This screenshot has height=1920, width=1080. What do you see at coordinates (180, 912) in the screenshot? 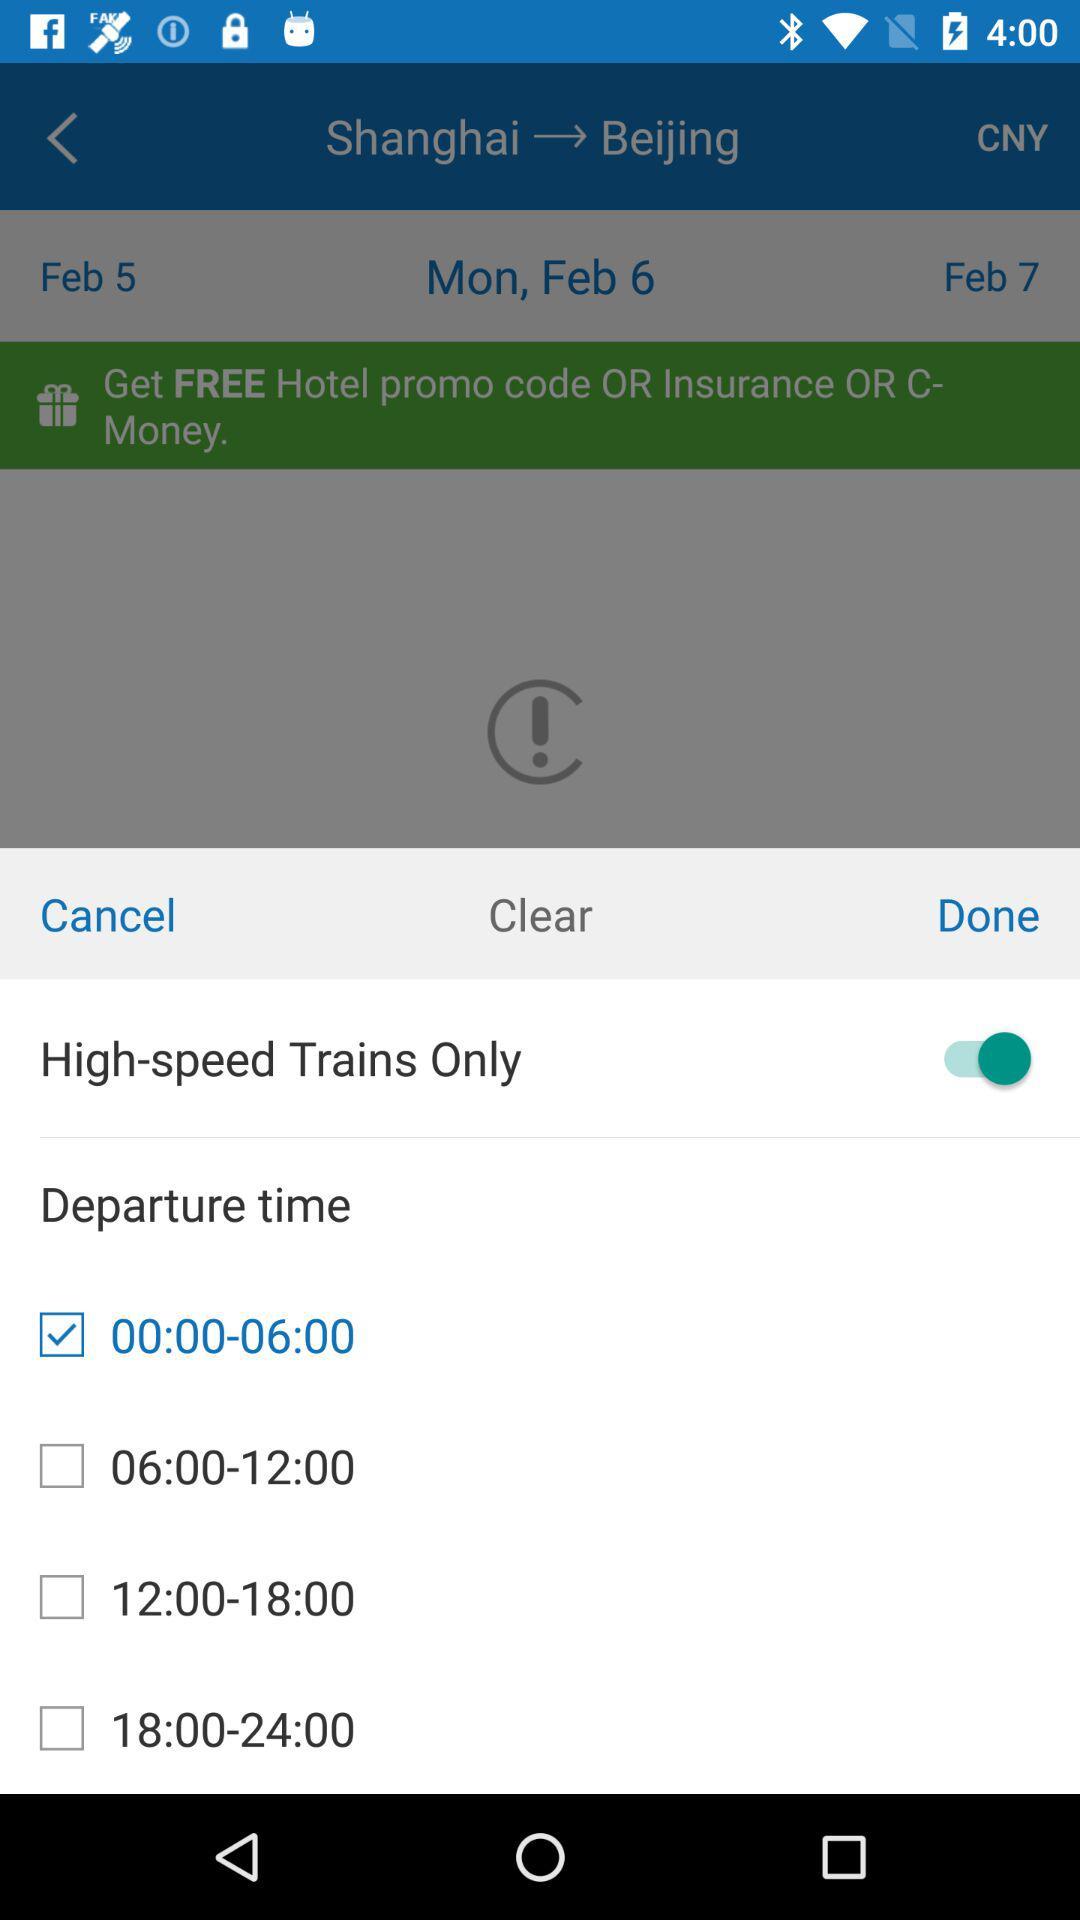
I see `the item on the left` at bounding box center [180, 912].